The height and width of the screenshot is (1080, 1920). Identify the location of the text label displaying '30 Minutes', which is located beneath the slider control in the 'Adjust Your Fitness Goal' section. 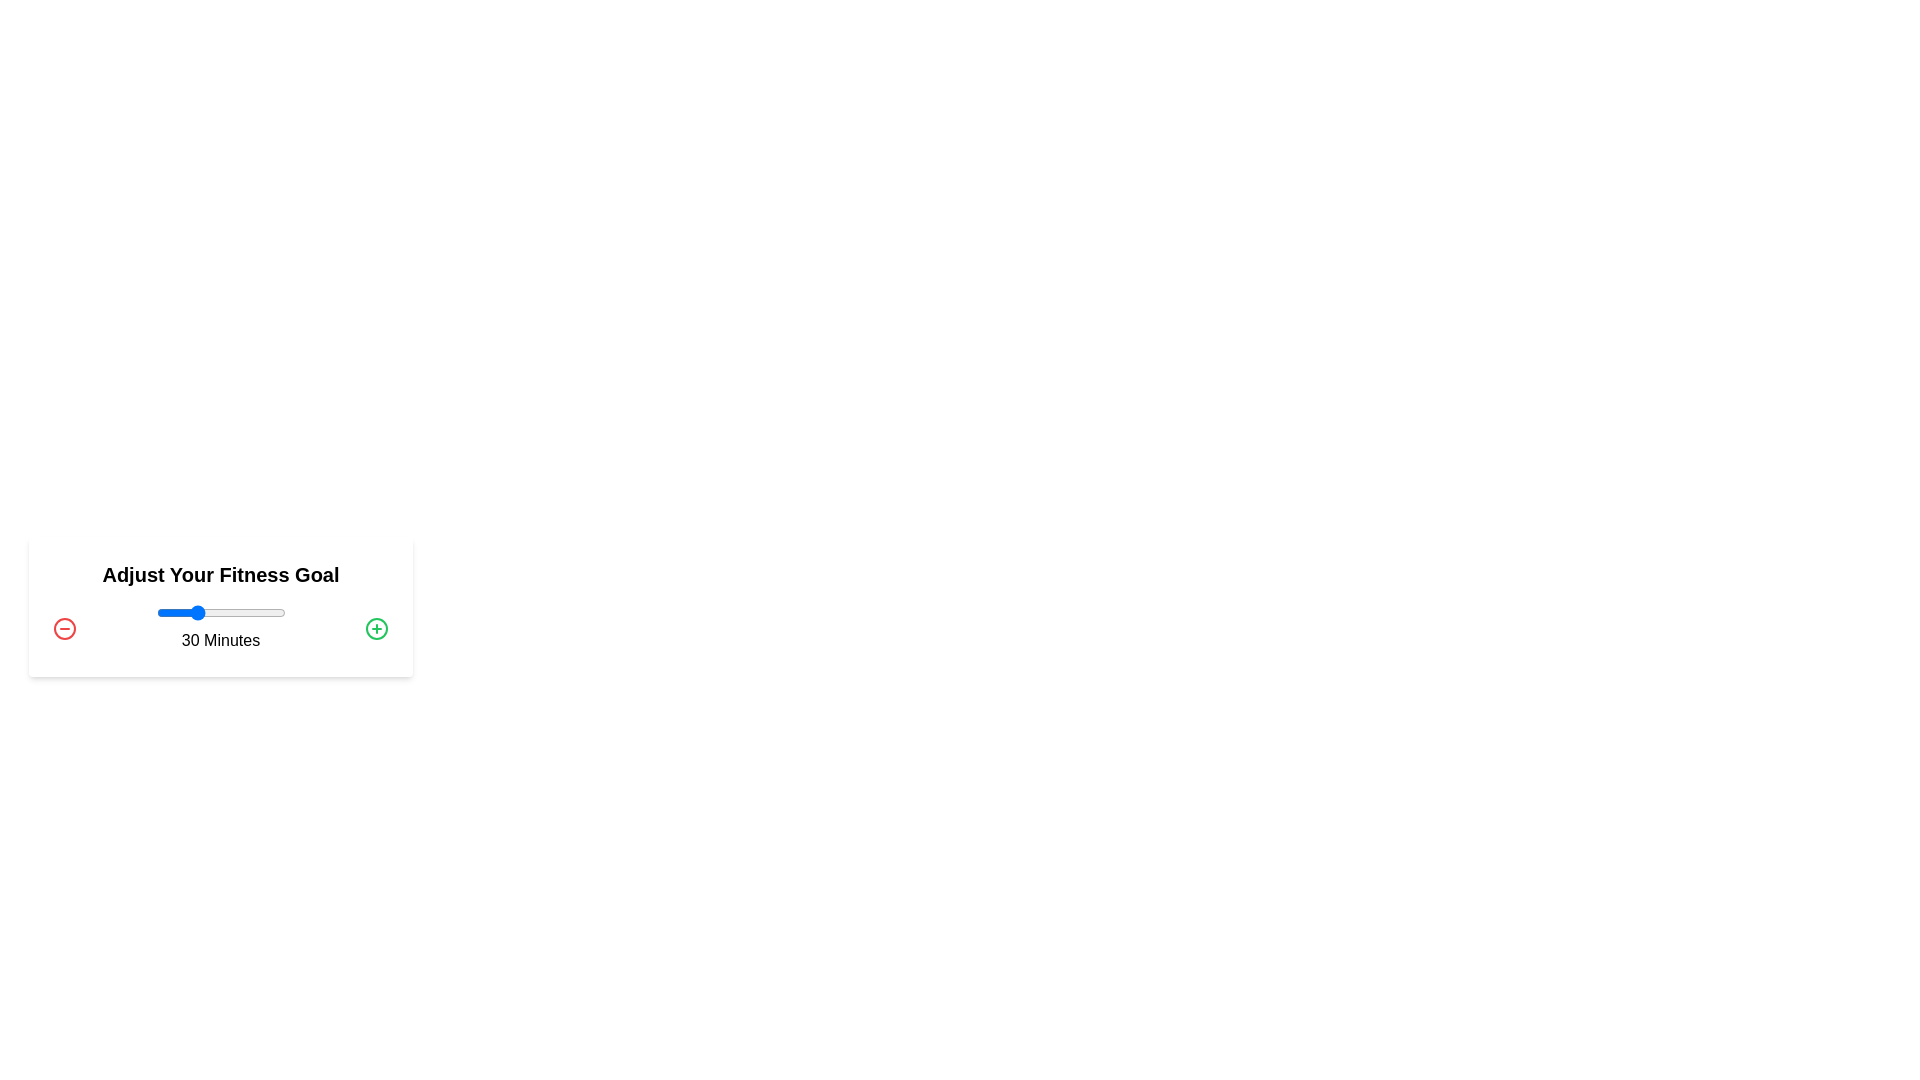
(220, 640).